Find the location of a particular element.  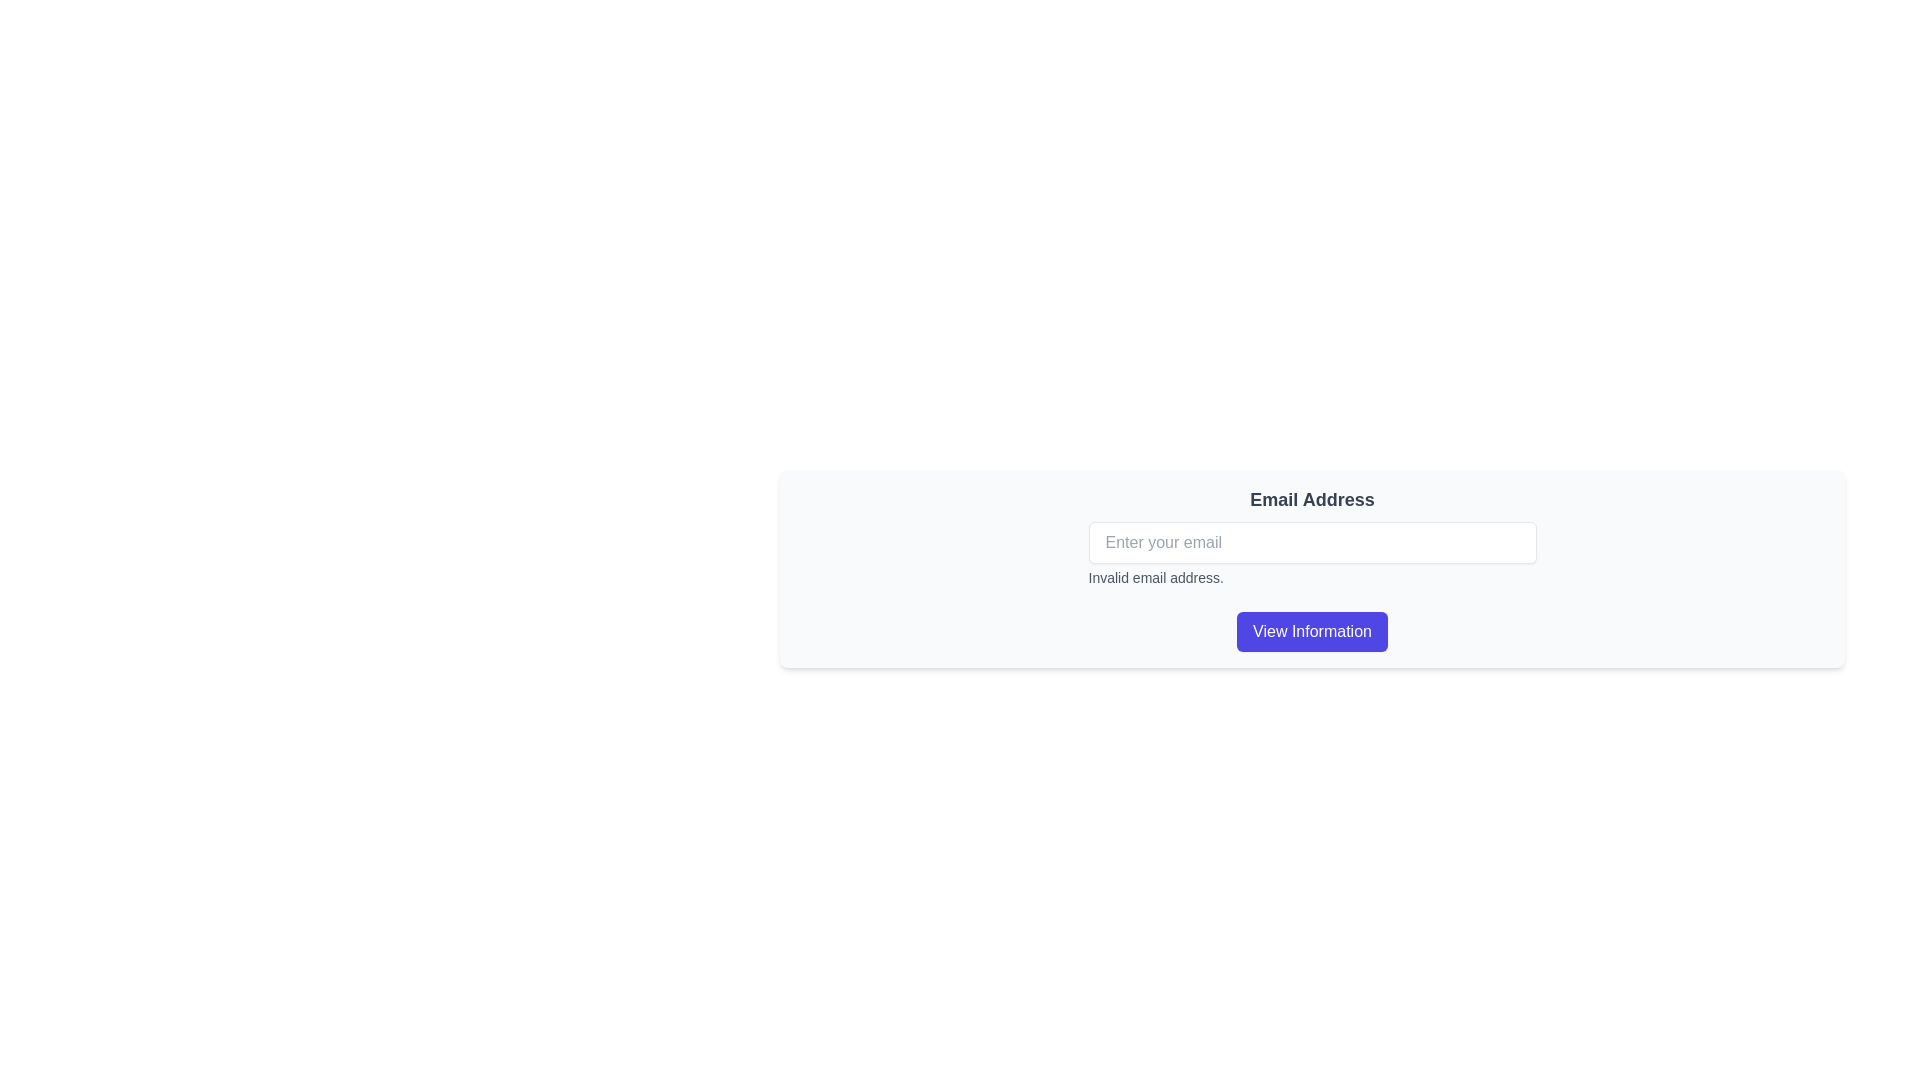

the text label that reads 'Invalid email address.' which is styled in gray color and positioned beneath the 'Enter your email' input field is located at coordinates (1156, 578).